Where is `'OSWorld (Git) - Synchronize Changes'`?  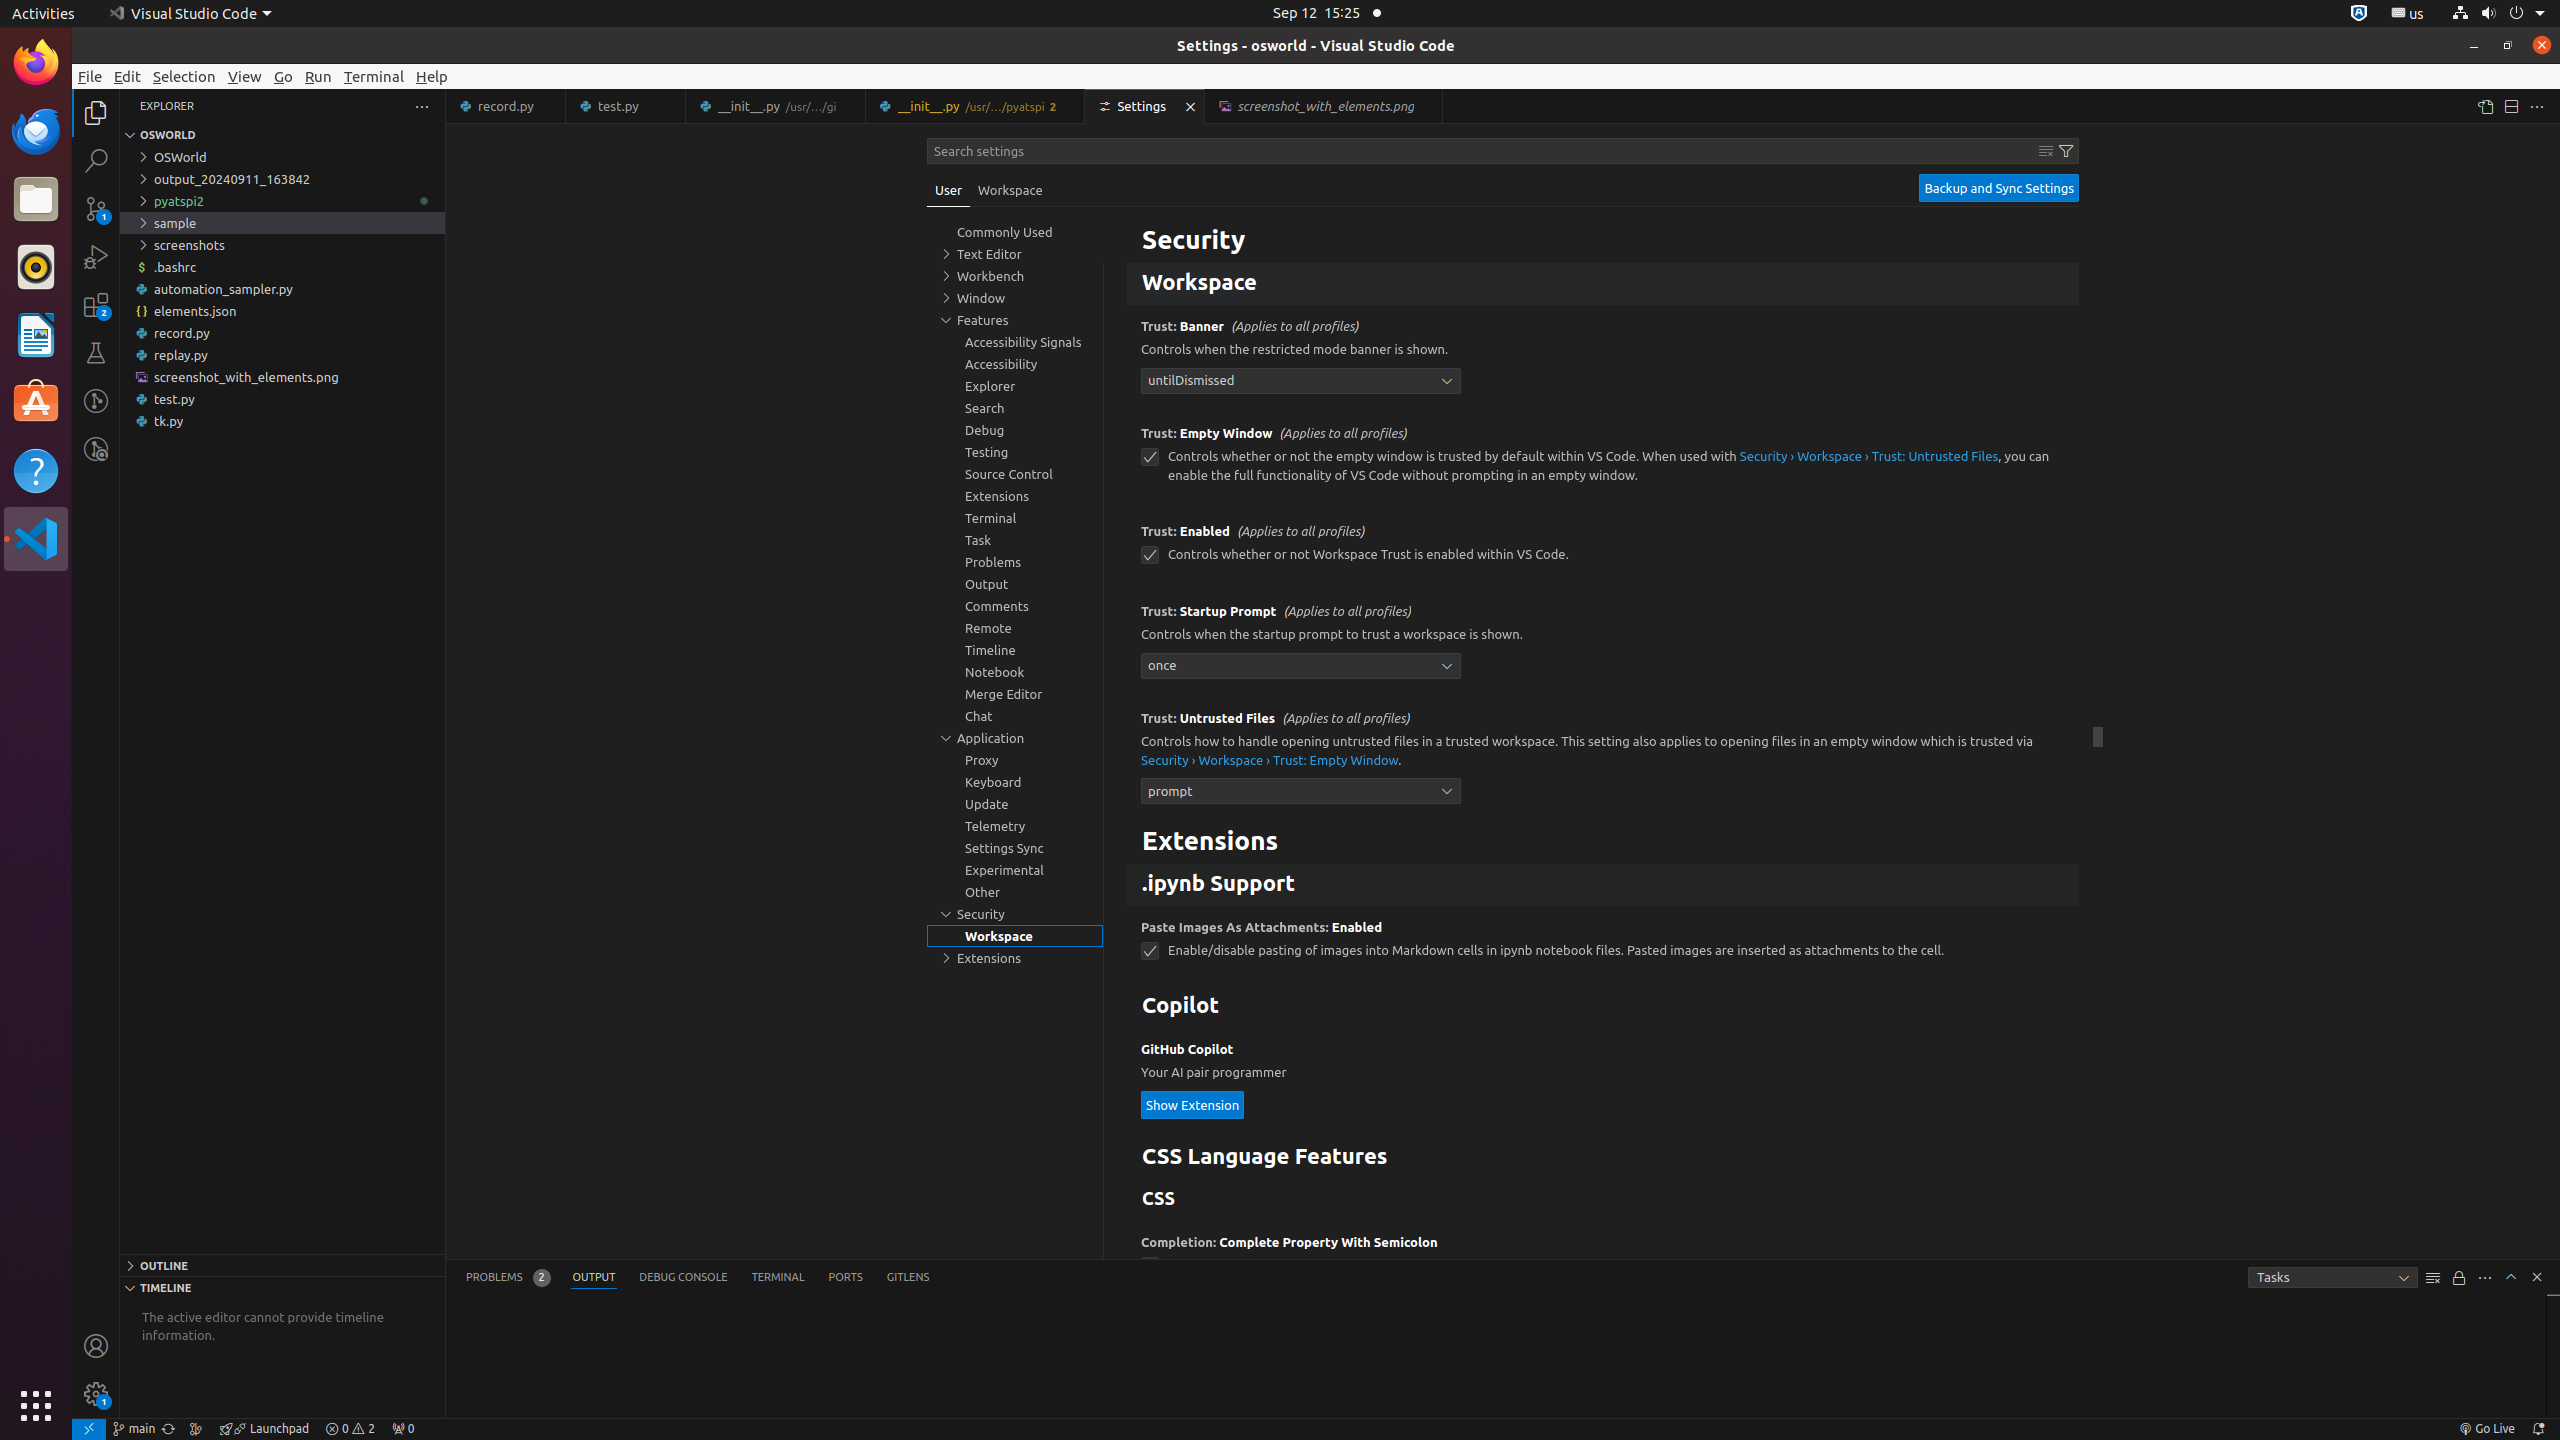
'OSWorld (Git) - Synchronize Changes' is located at coordinates (167, 1428).